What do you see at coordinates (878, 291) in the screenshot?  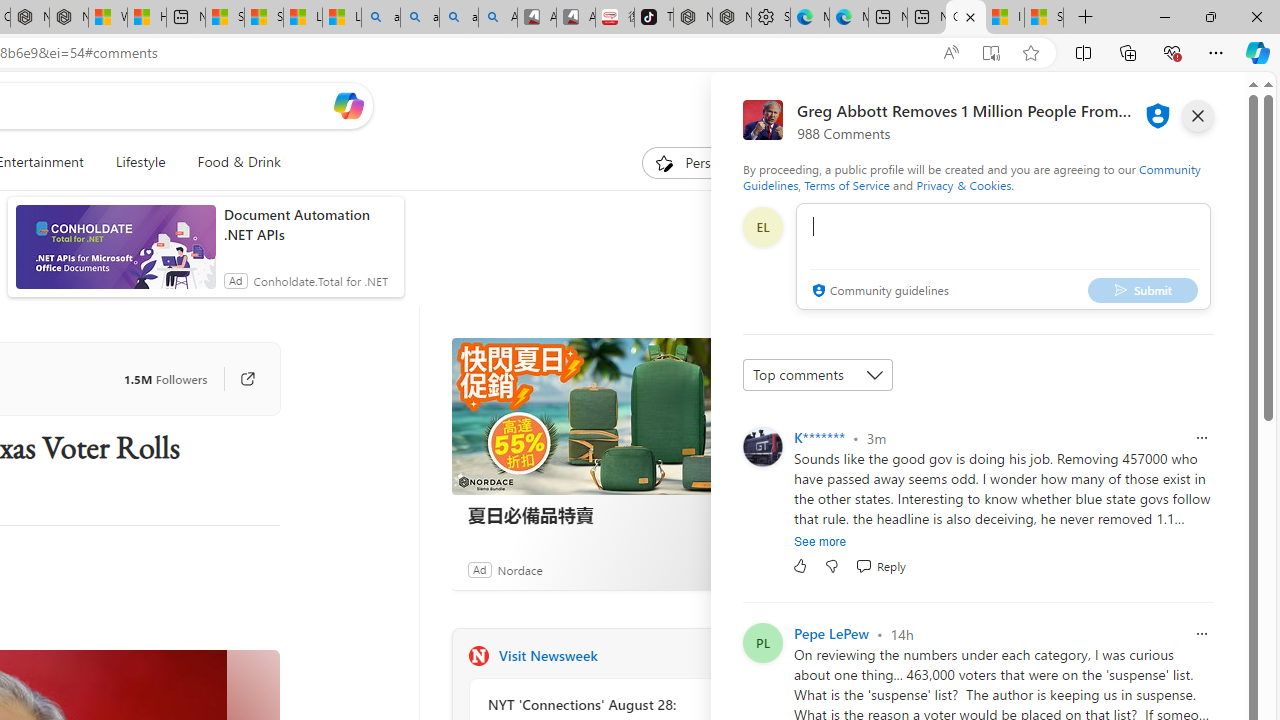 I see `'Community guidelines'` at bounding box center [878, 291].